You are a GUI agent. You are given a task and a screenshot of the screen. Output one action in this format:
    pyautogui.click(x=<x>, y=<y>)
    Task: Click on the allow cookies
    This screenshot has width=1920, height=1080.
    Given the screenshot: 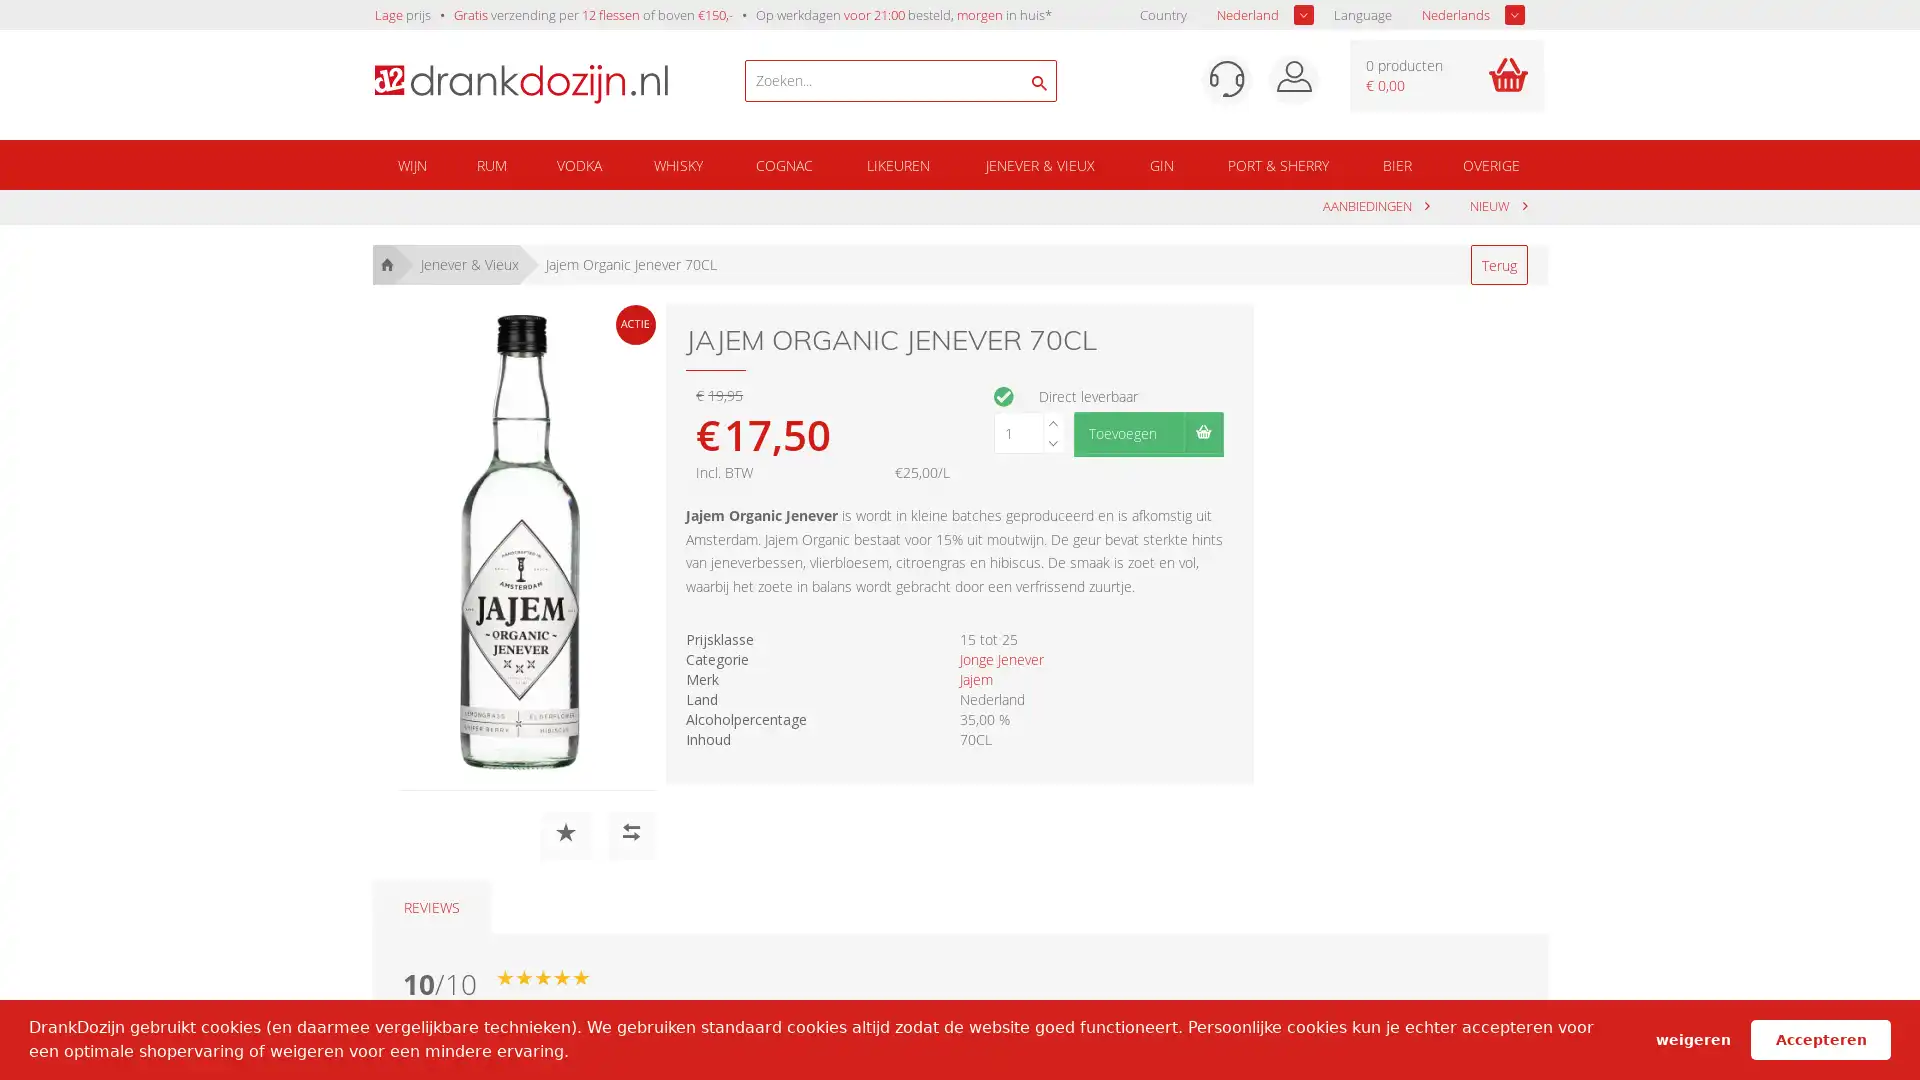 What is the action you would take?
    pyautogui.click(x=1820, y=1038)
    